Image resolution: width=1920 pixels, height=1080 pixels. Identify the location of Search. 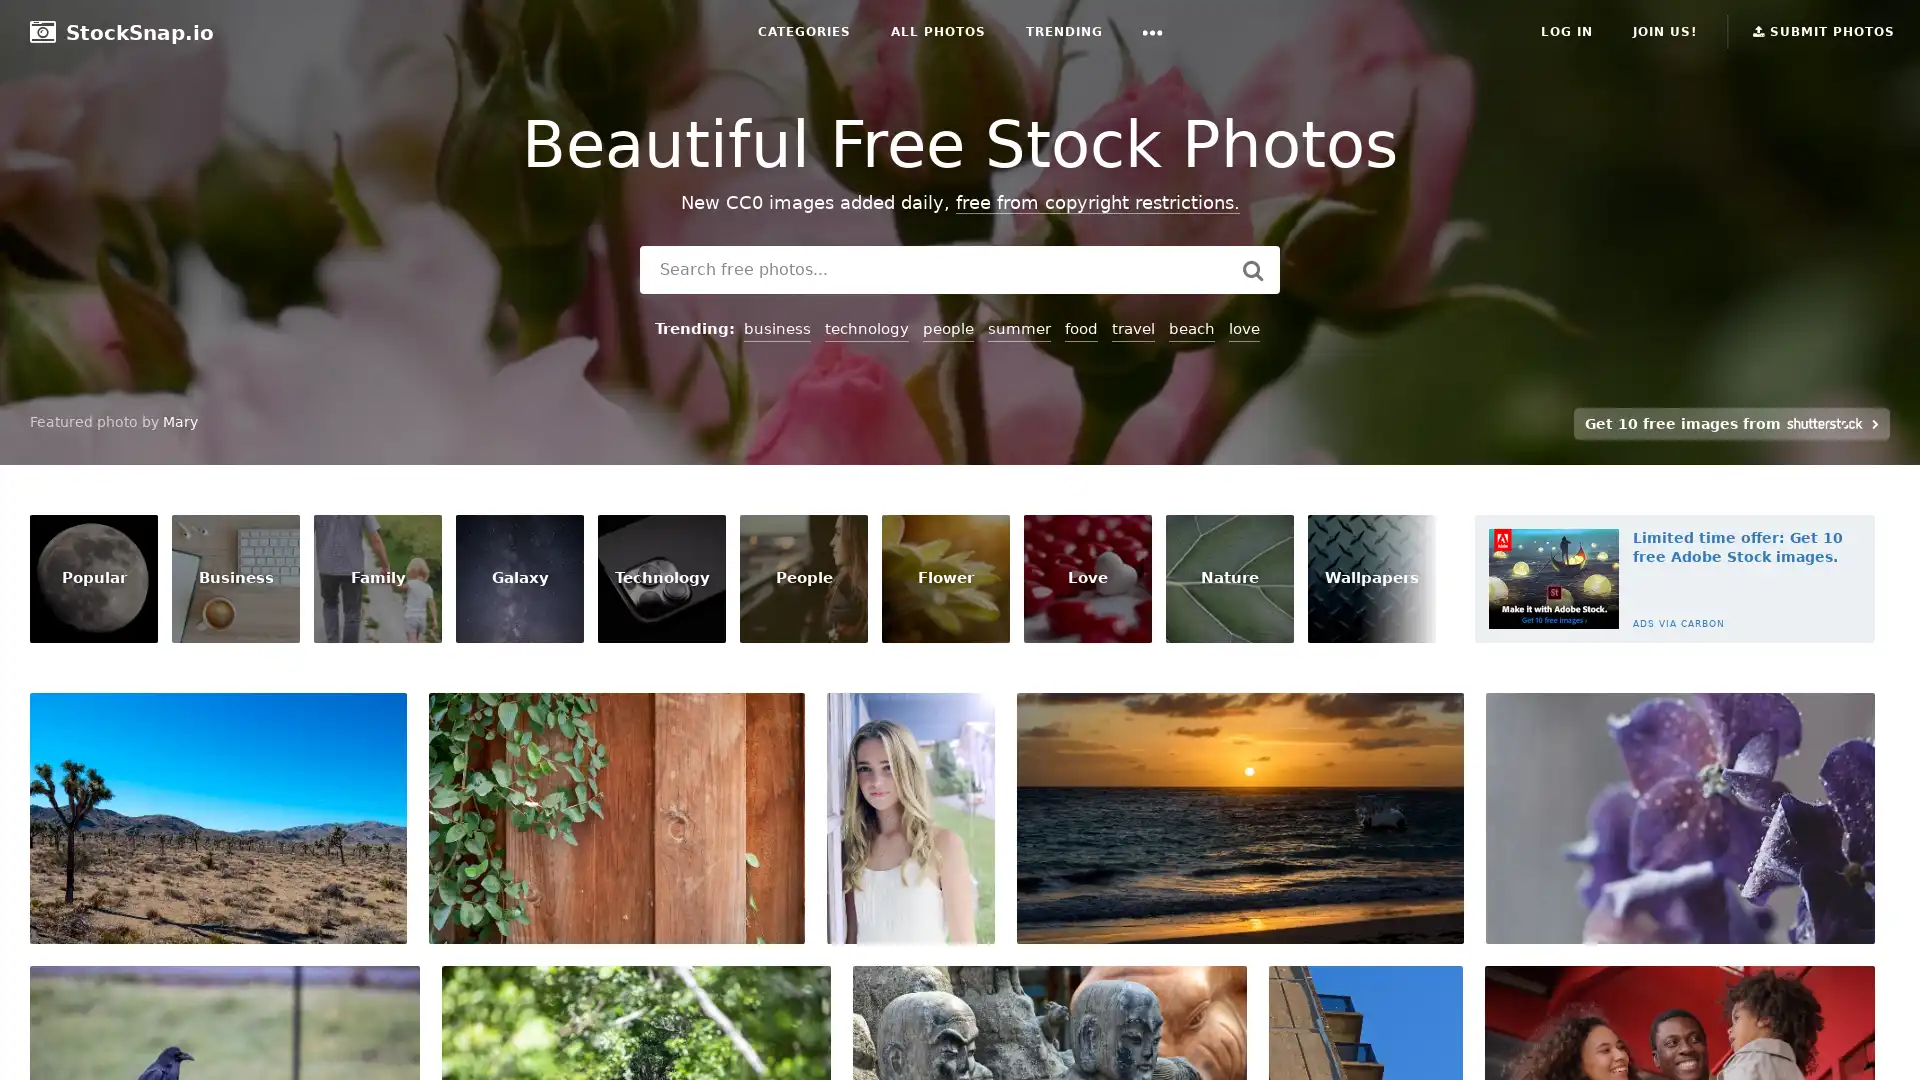
(1251, 270).